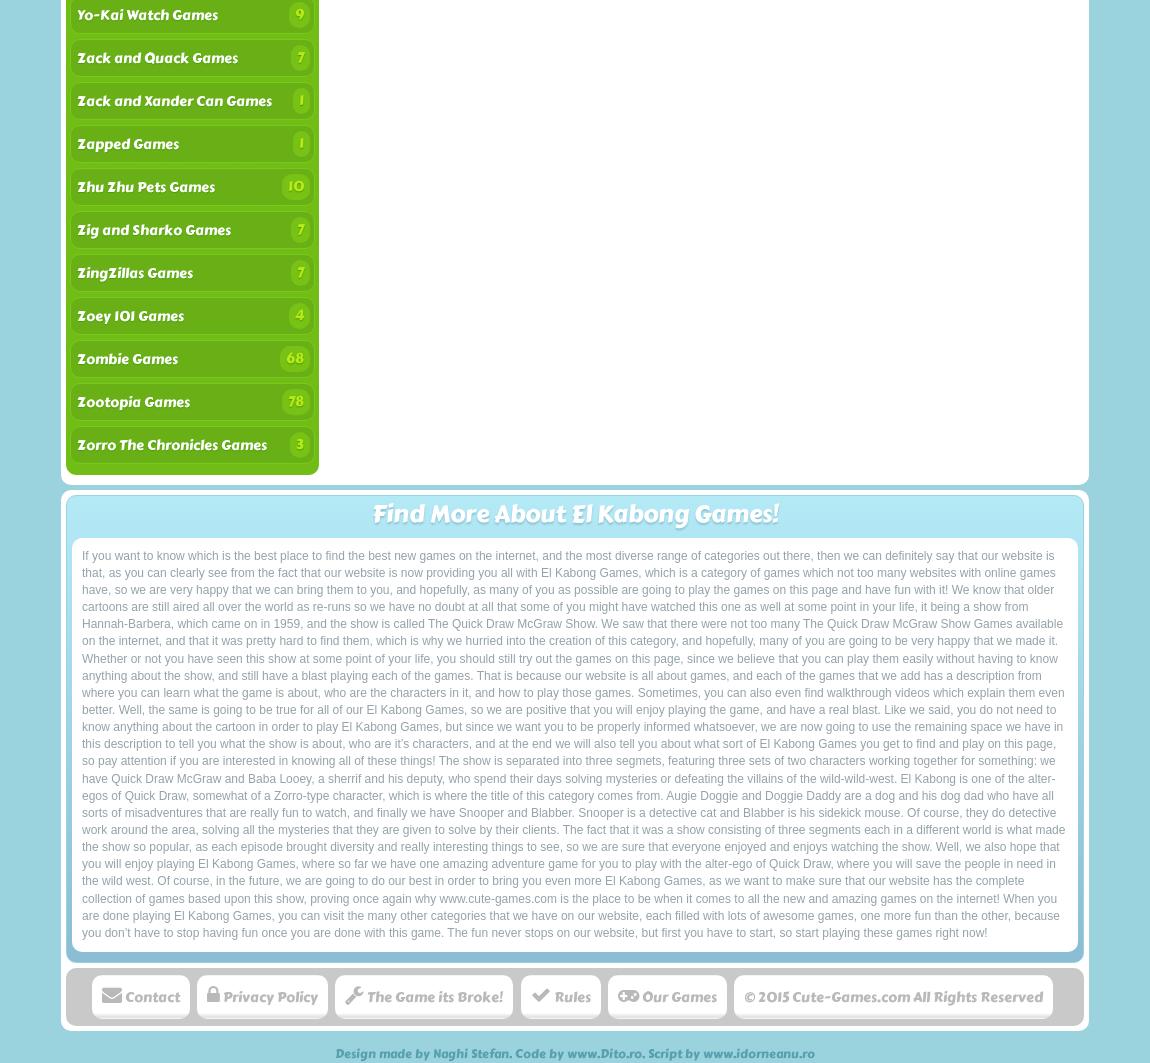  What do you see at coordinates (909, 996) in the screenshot?
I see `'All Rights Reserved'` at bounding box center [909, 996].